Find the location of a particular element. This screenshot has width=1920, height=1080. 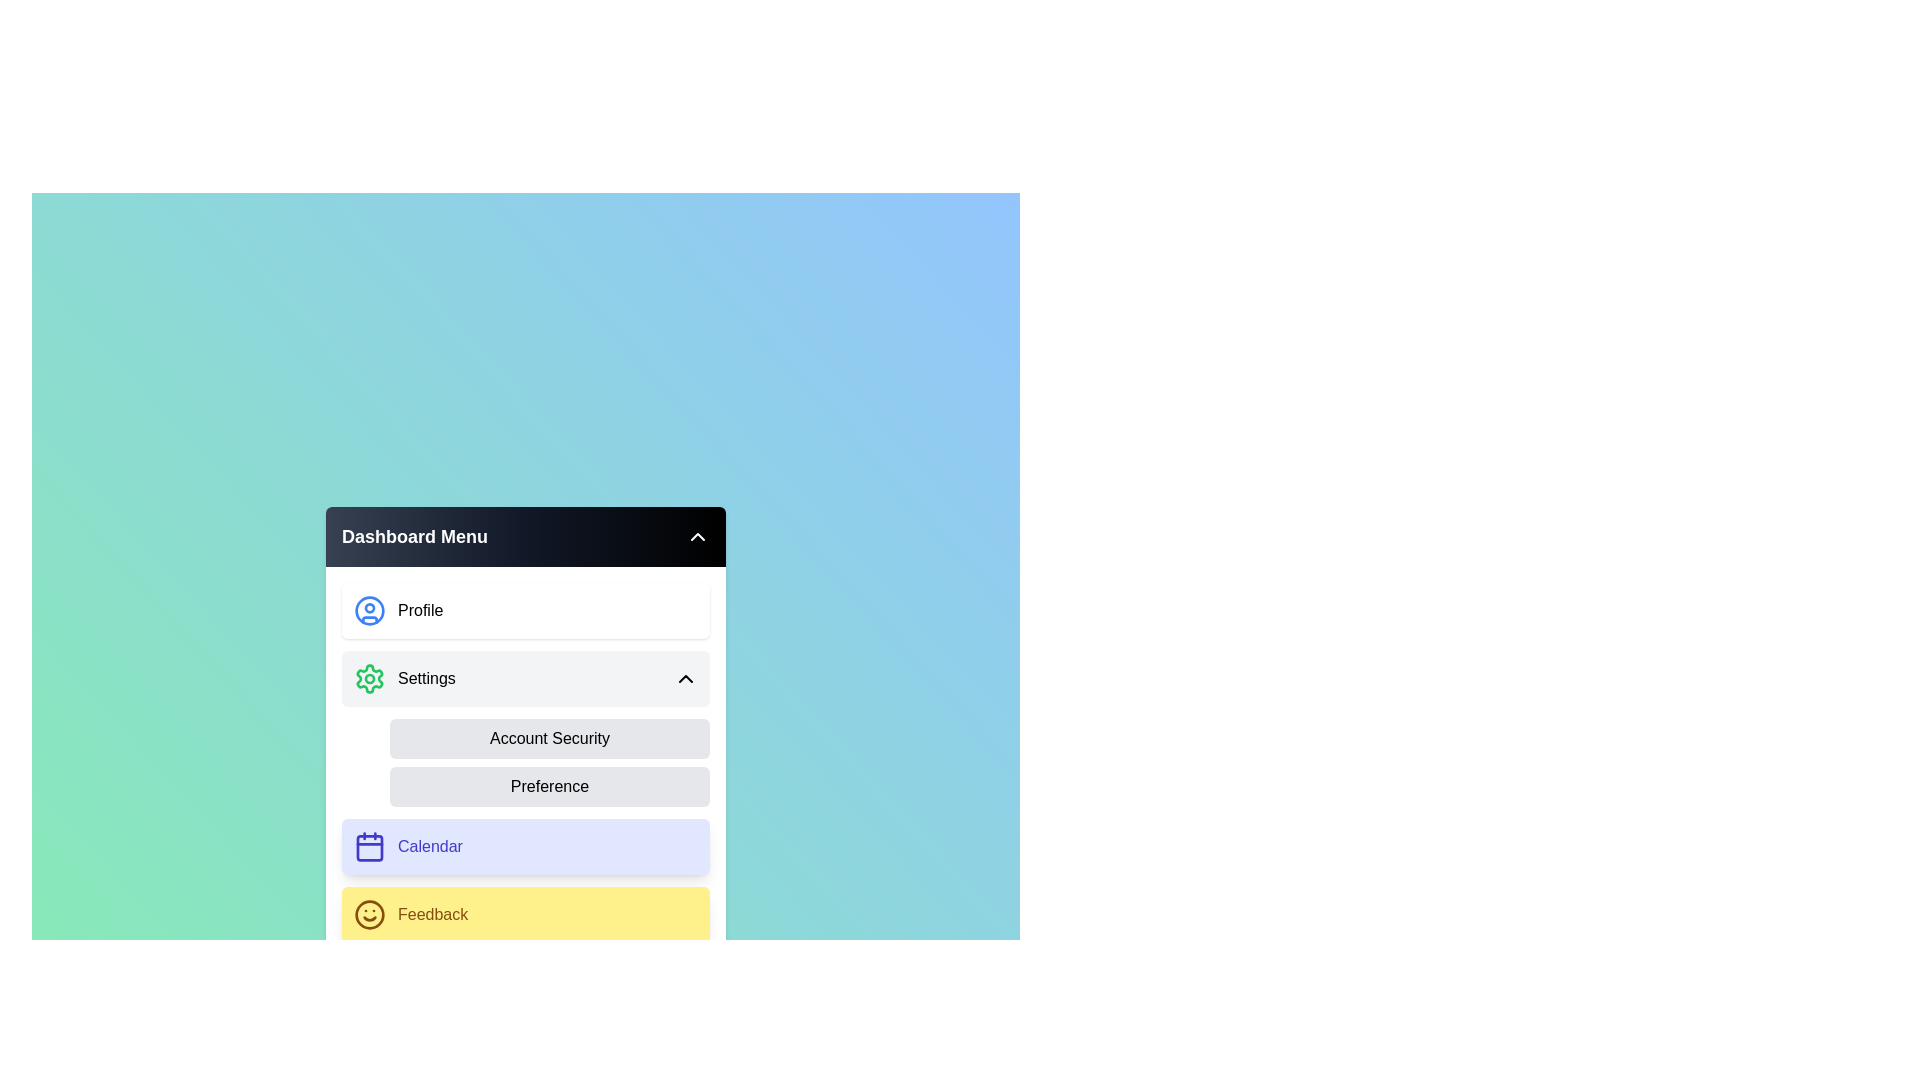

the green gear-shaped icon representing settings functionality located to the left of the 'Settings' text in the dashboard menu is located at coordinates (369, 677).